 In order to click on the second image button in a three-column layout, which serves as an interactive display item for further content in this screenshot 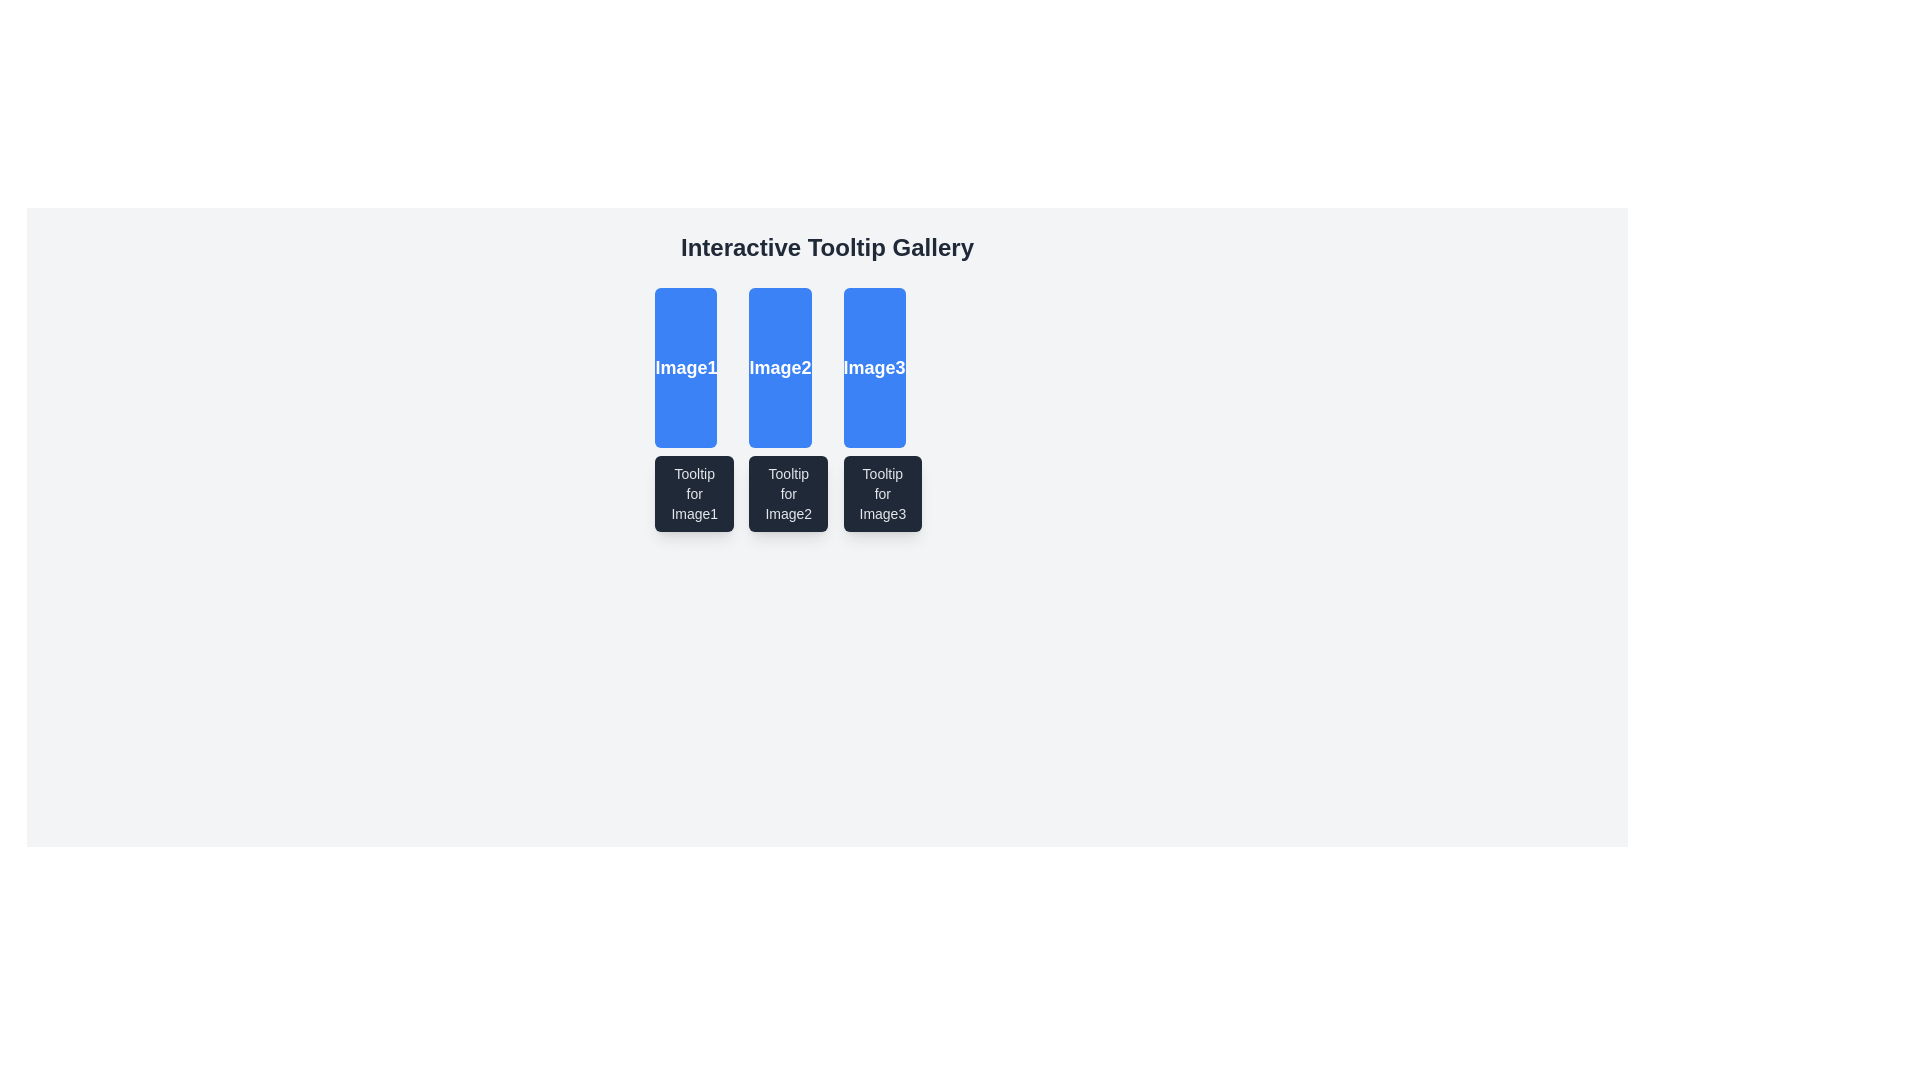, I will do `click(779, 367)`.